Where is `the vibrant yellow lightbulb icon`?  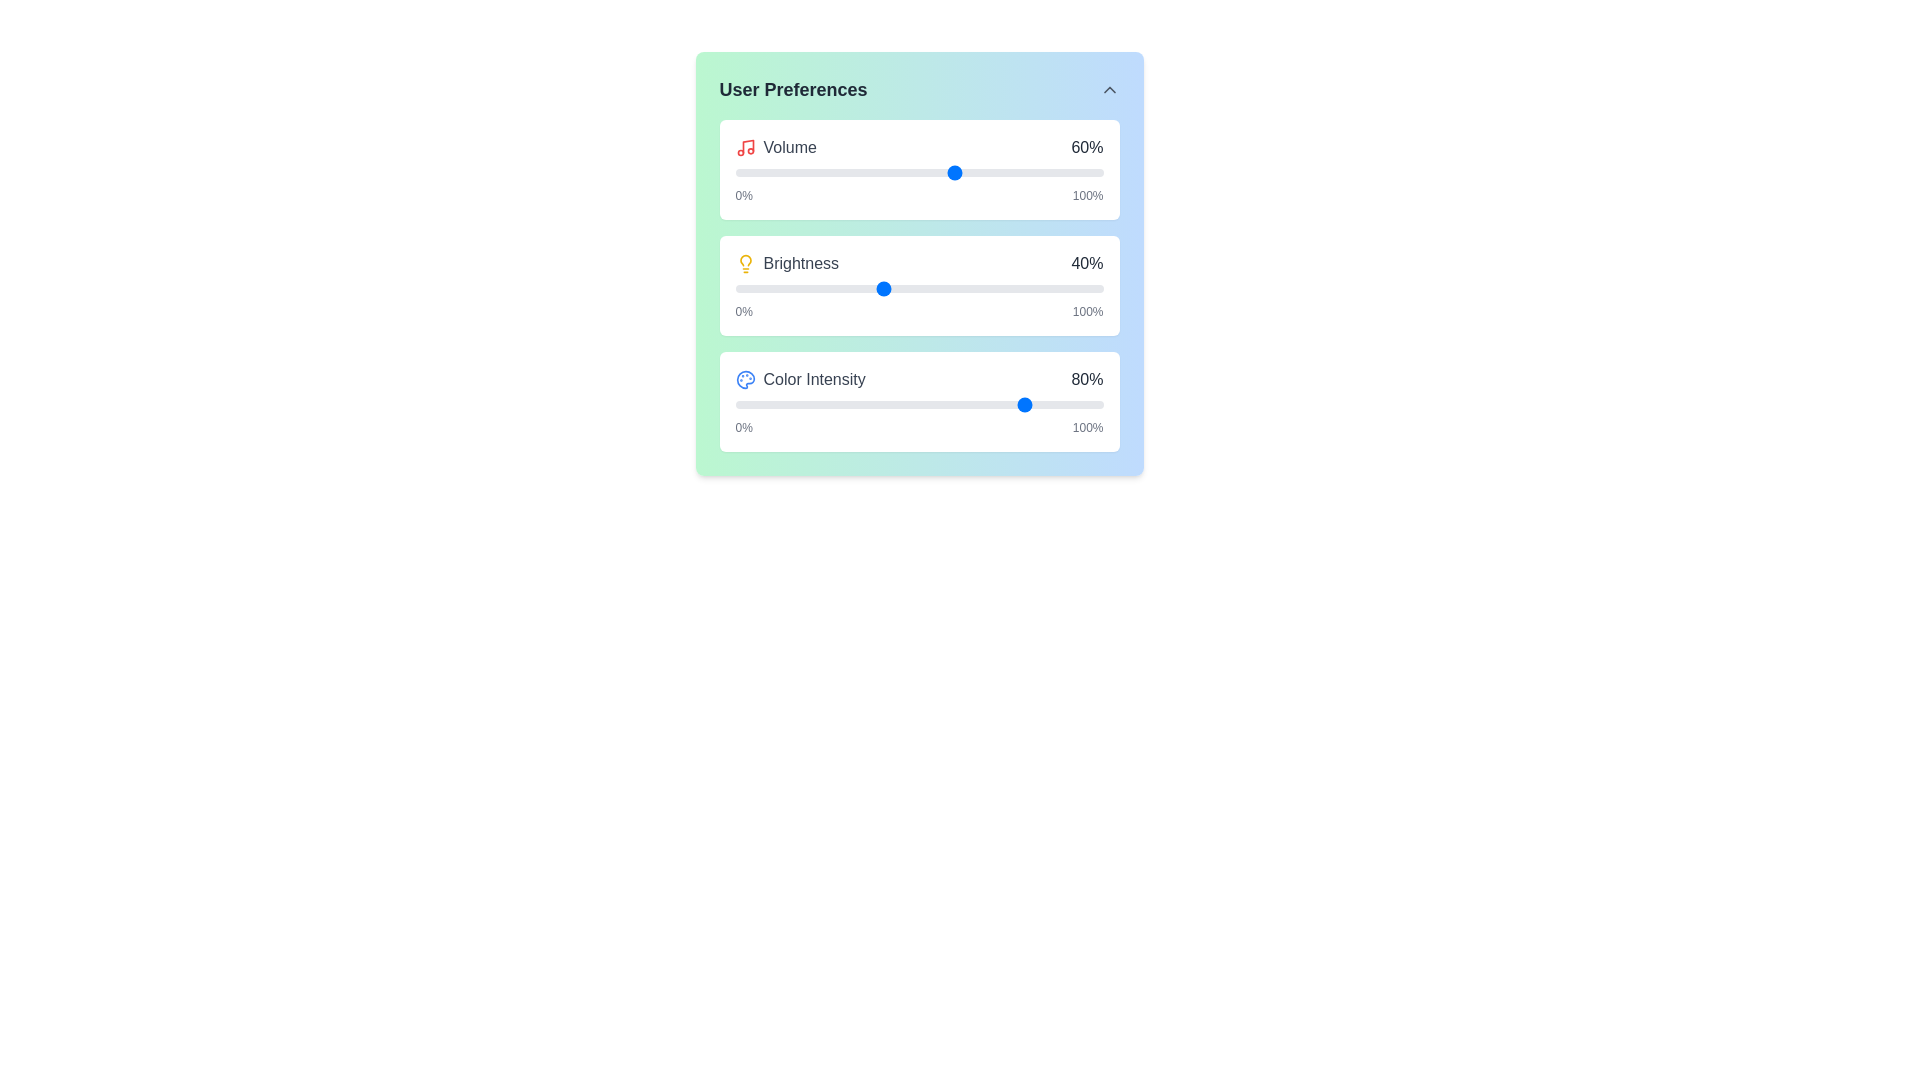
the vibrant yellow lightbulb icon is located at coordinates (744, 262).